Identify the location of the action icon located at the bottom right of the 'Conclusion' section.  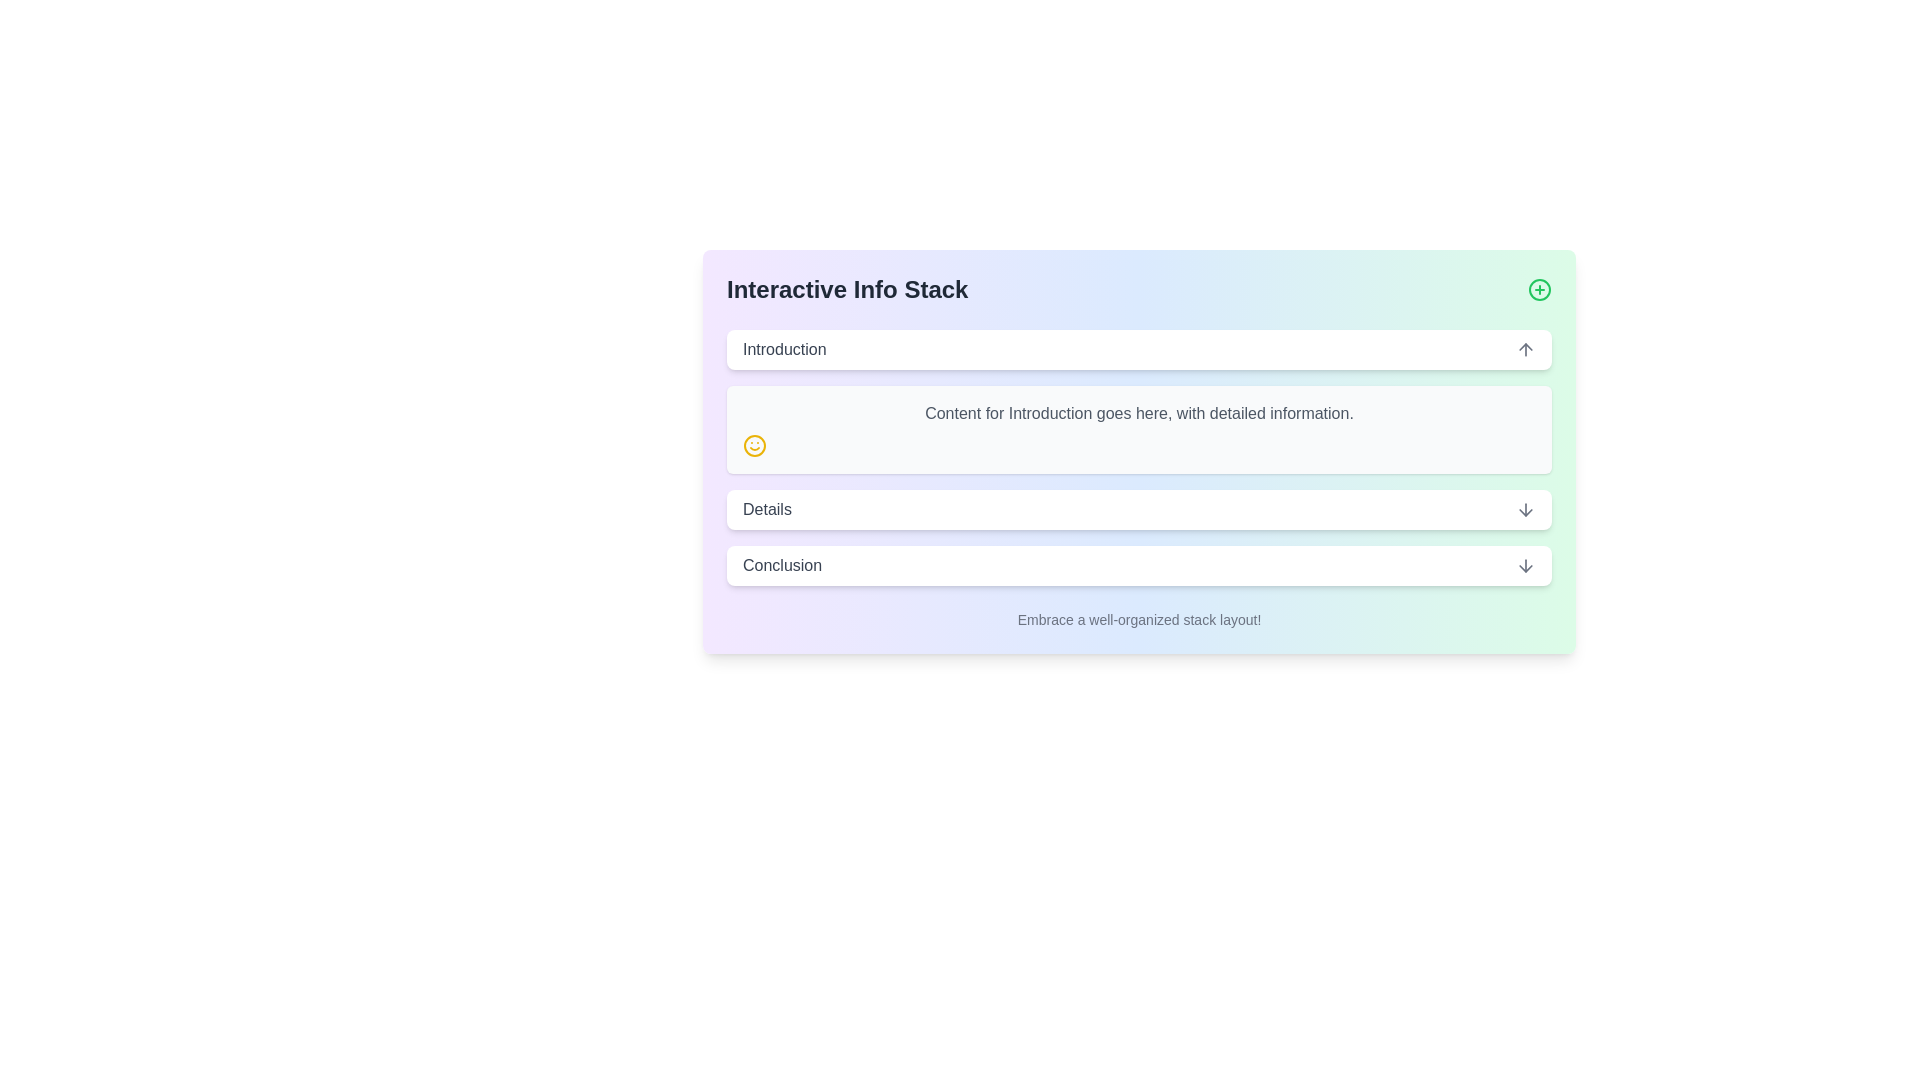
(1525, 566).